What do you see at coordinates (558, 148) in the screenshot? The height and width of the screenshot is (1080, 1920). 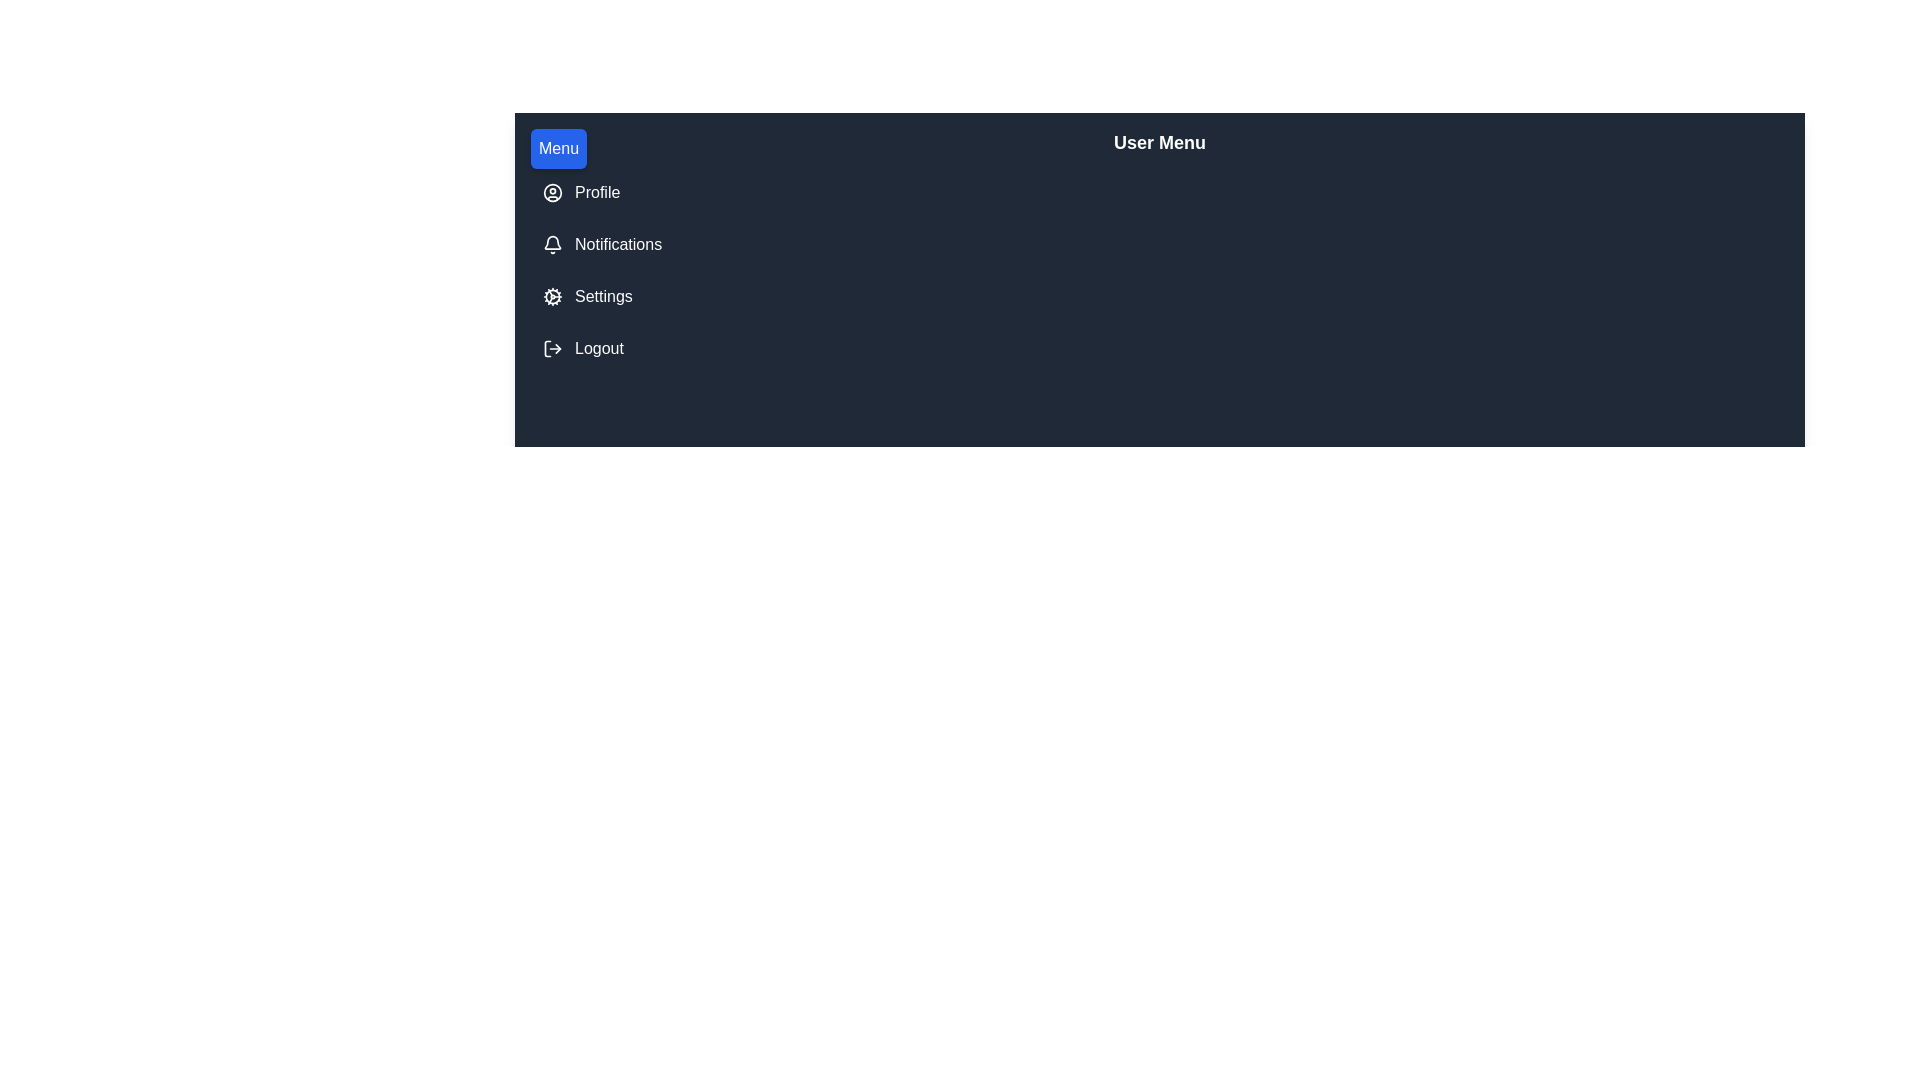 I see `the 'Menu' button to toggle the visibility of the menu` at bounding box center [558, 148].